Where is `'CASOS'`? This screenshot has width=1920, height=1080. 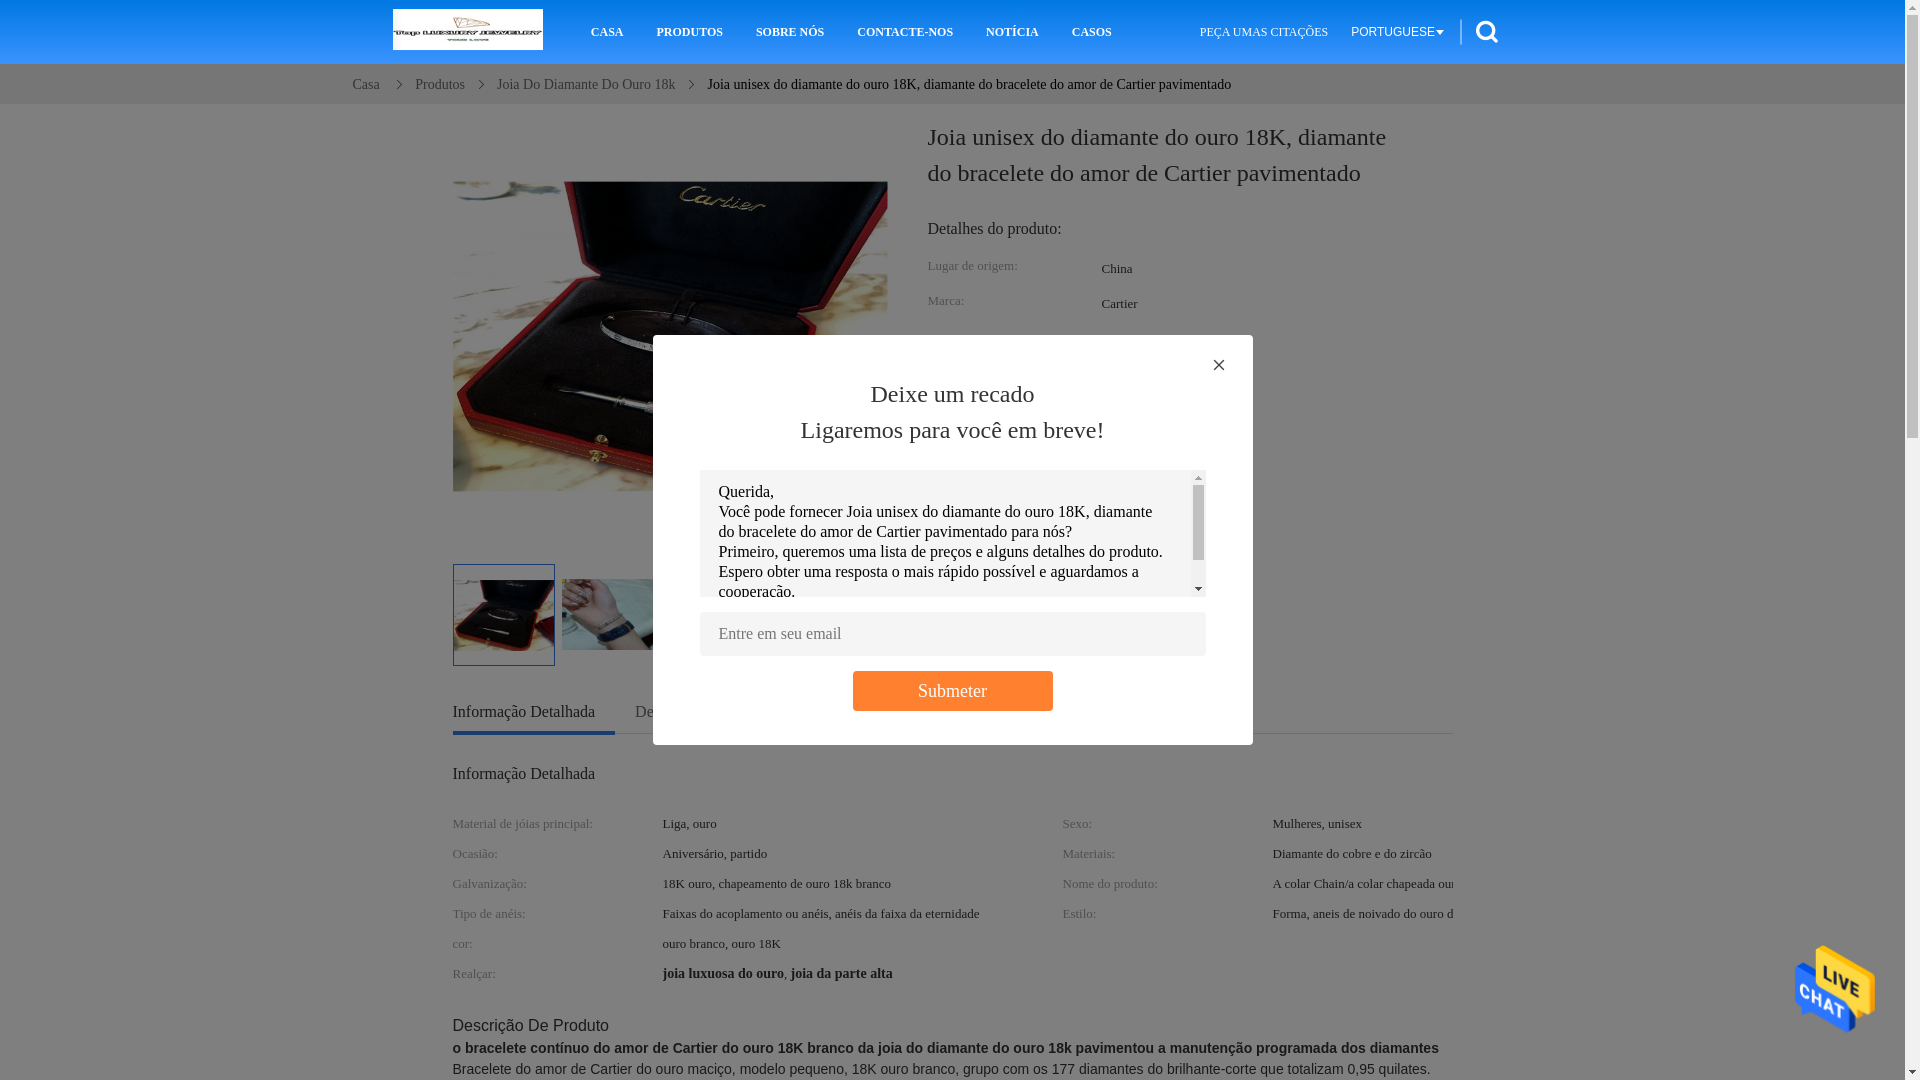 'CASOS' is located at coordinates (1091, 31).